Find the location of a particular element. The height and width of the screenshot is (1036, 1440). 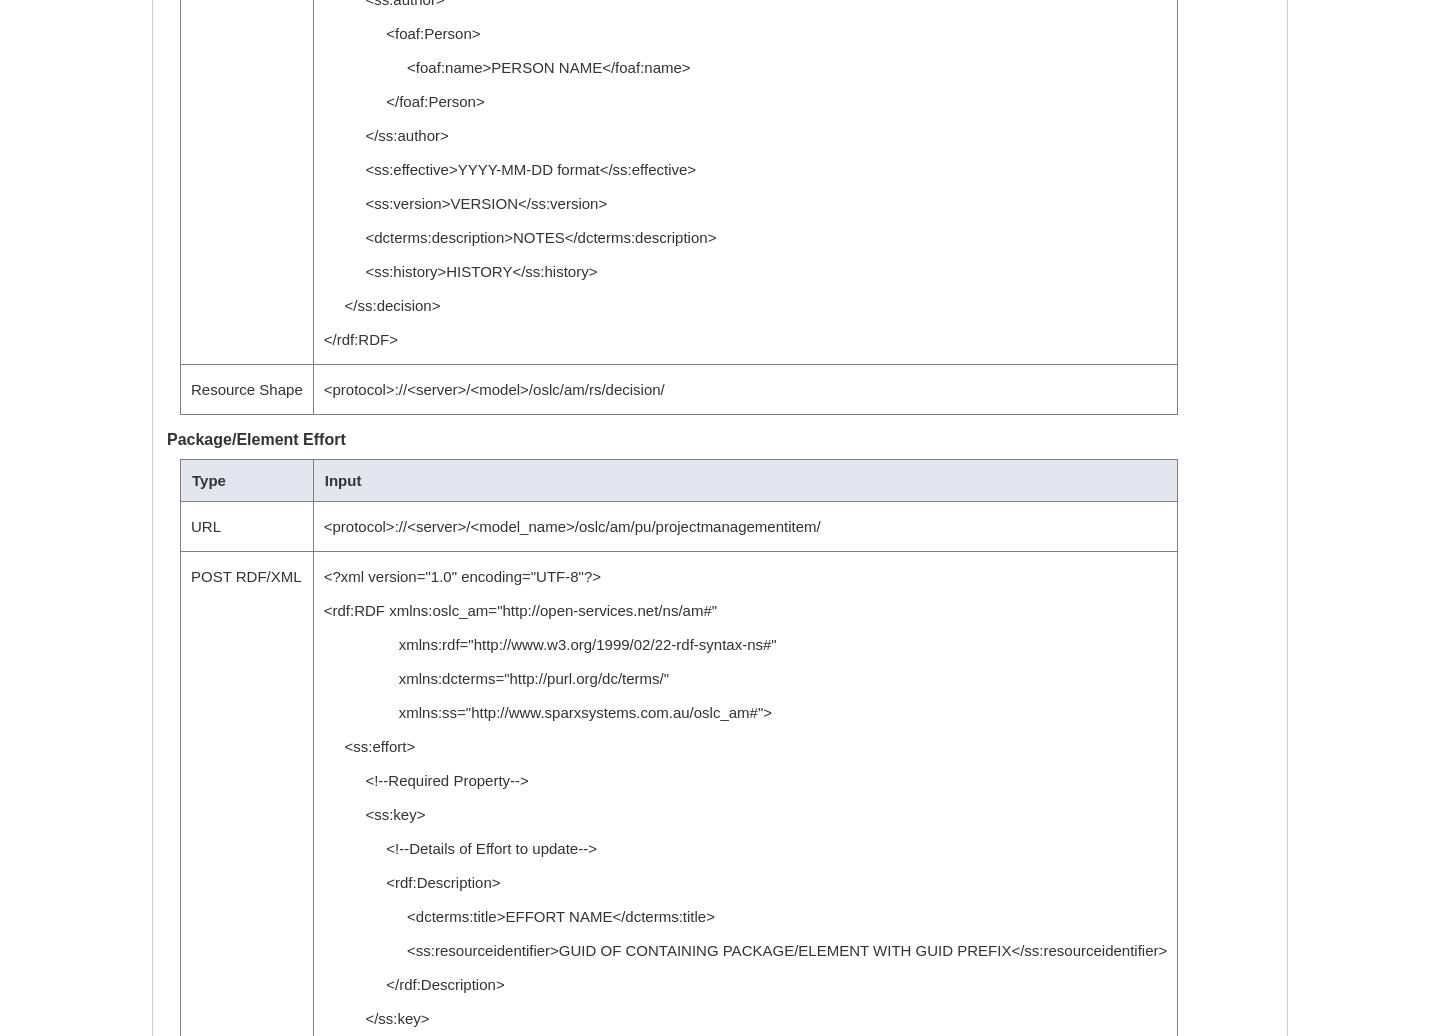

'<ss:resourceidentifier>GUID OF CONTAINING PACKAGE/ELEMENT WITH GUID PREFIX</ss:resourceidentifier>' is located at coordinates (744, 950).